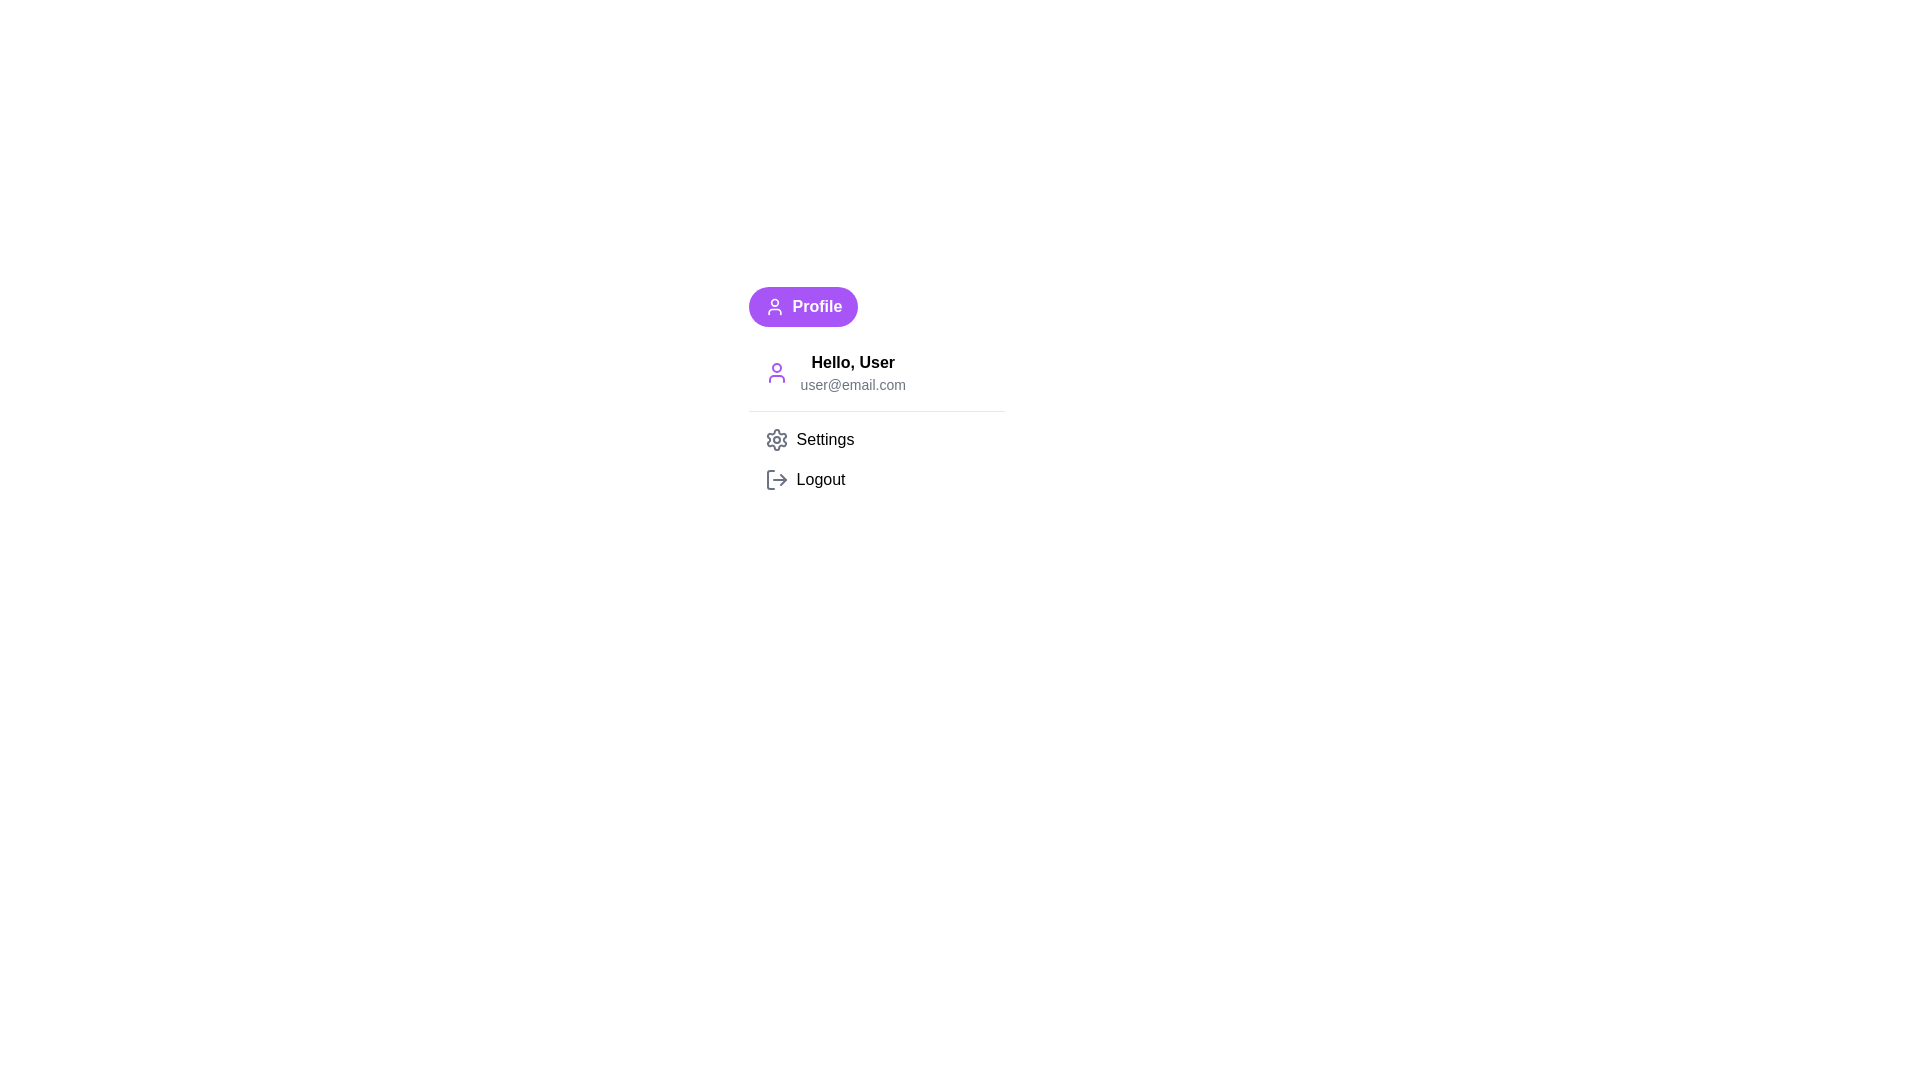  Describe the element at coordinates (802, 307) in the screenshot. I see `the Profile button to toggle the dropdown menu` at that location.